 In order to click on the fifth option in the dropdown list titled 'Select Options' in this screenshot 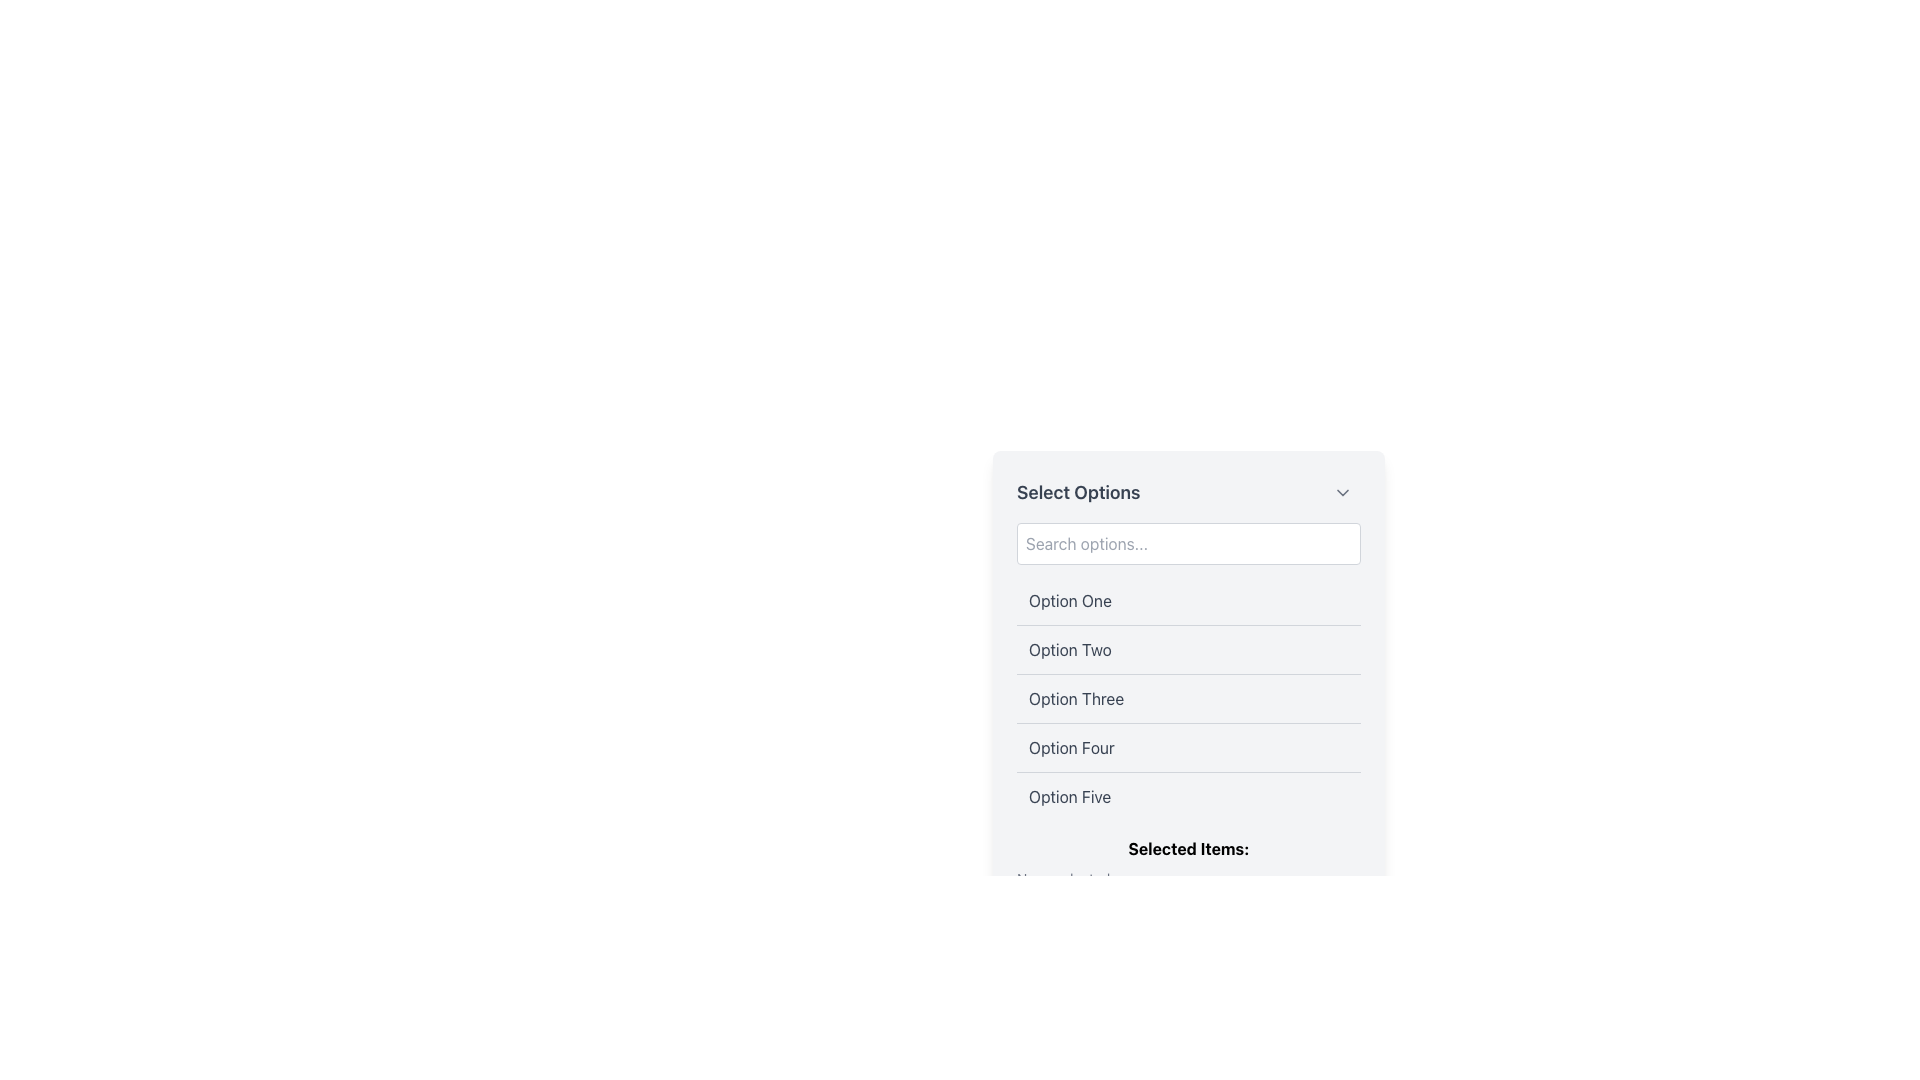, I will do `click(1069, 796)`.